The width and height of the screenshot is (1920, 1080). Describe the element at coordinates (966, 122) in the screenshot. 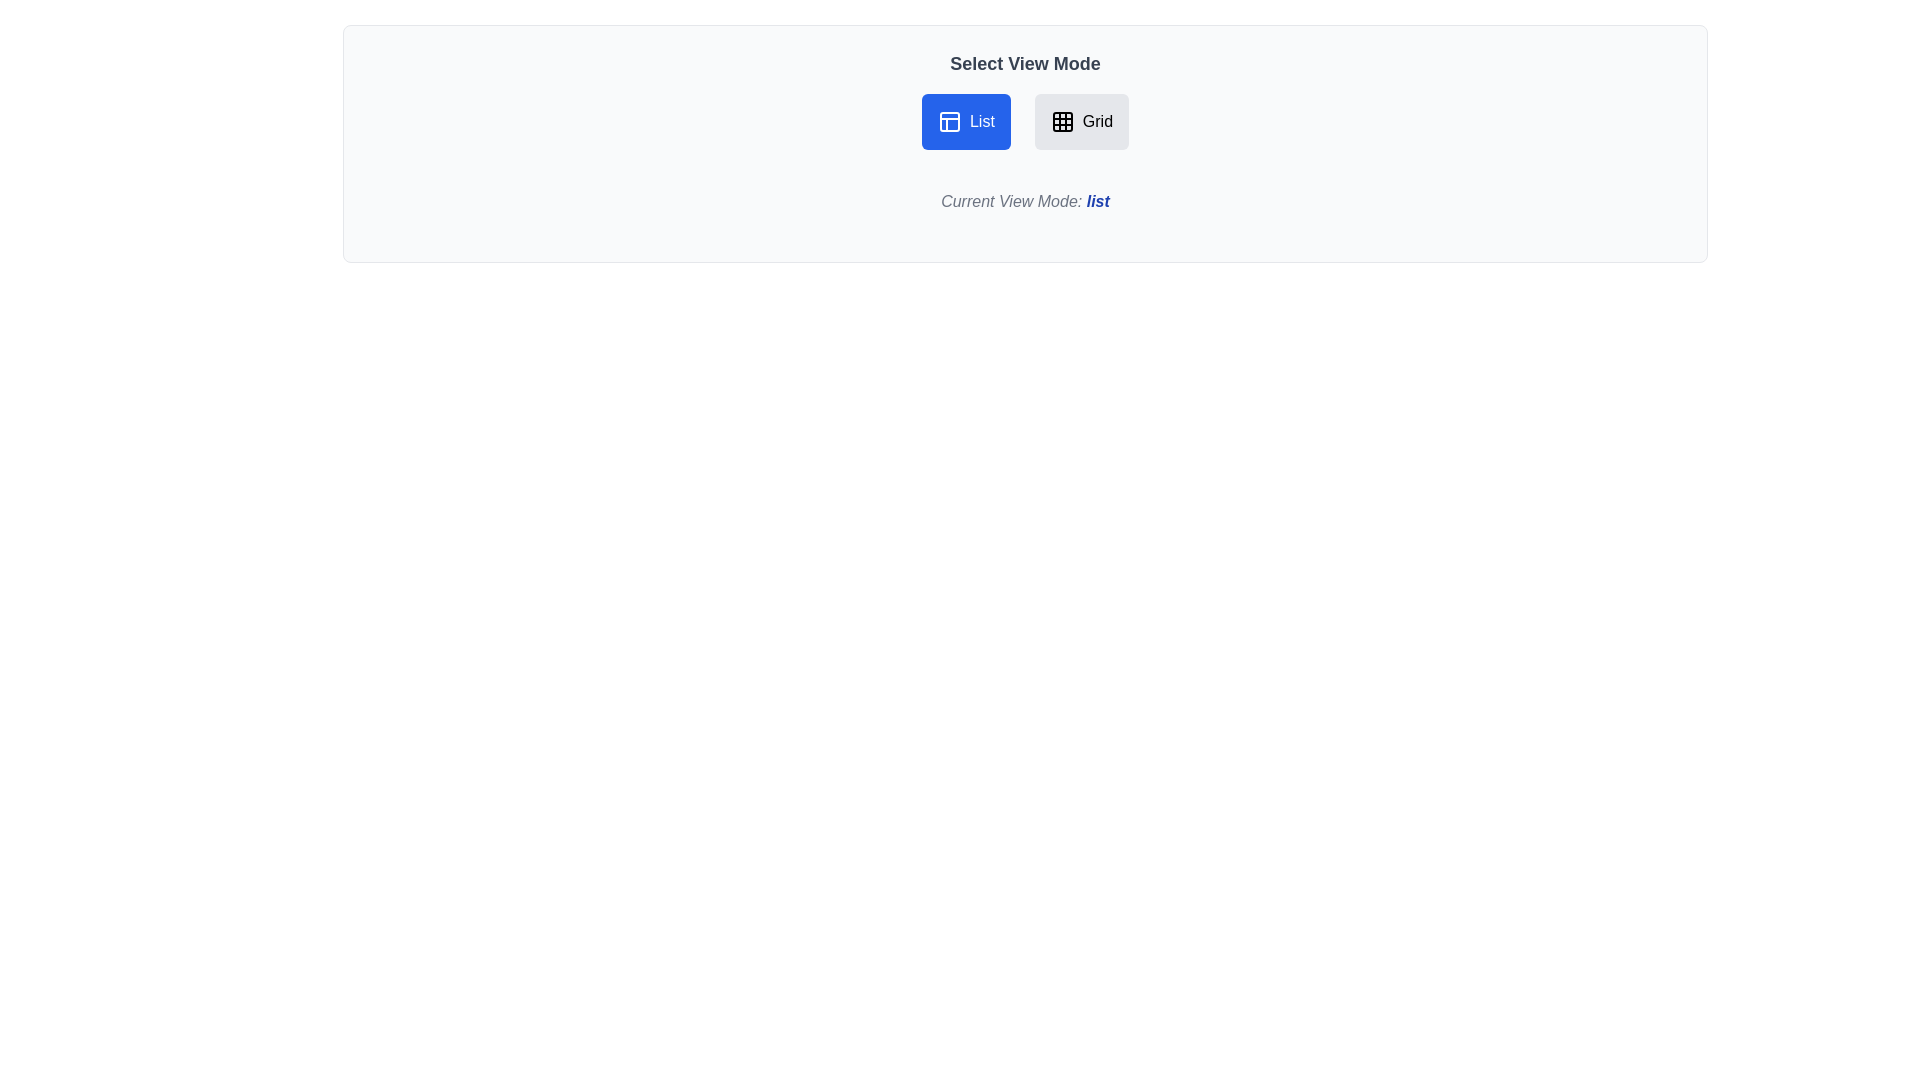

I see `the List button to switch the view mode` at that location.